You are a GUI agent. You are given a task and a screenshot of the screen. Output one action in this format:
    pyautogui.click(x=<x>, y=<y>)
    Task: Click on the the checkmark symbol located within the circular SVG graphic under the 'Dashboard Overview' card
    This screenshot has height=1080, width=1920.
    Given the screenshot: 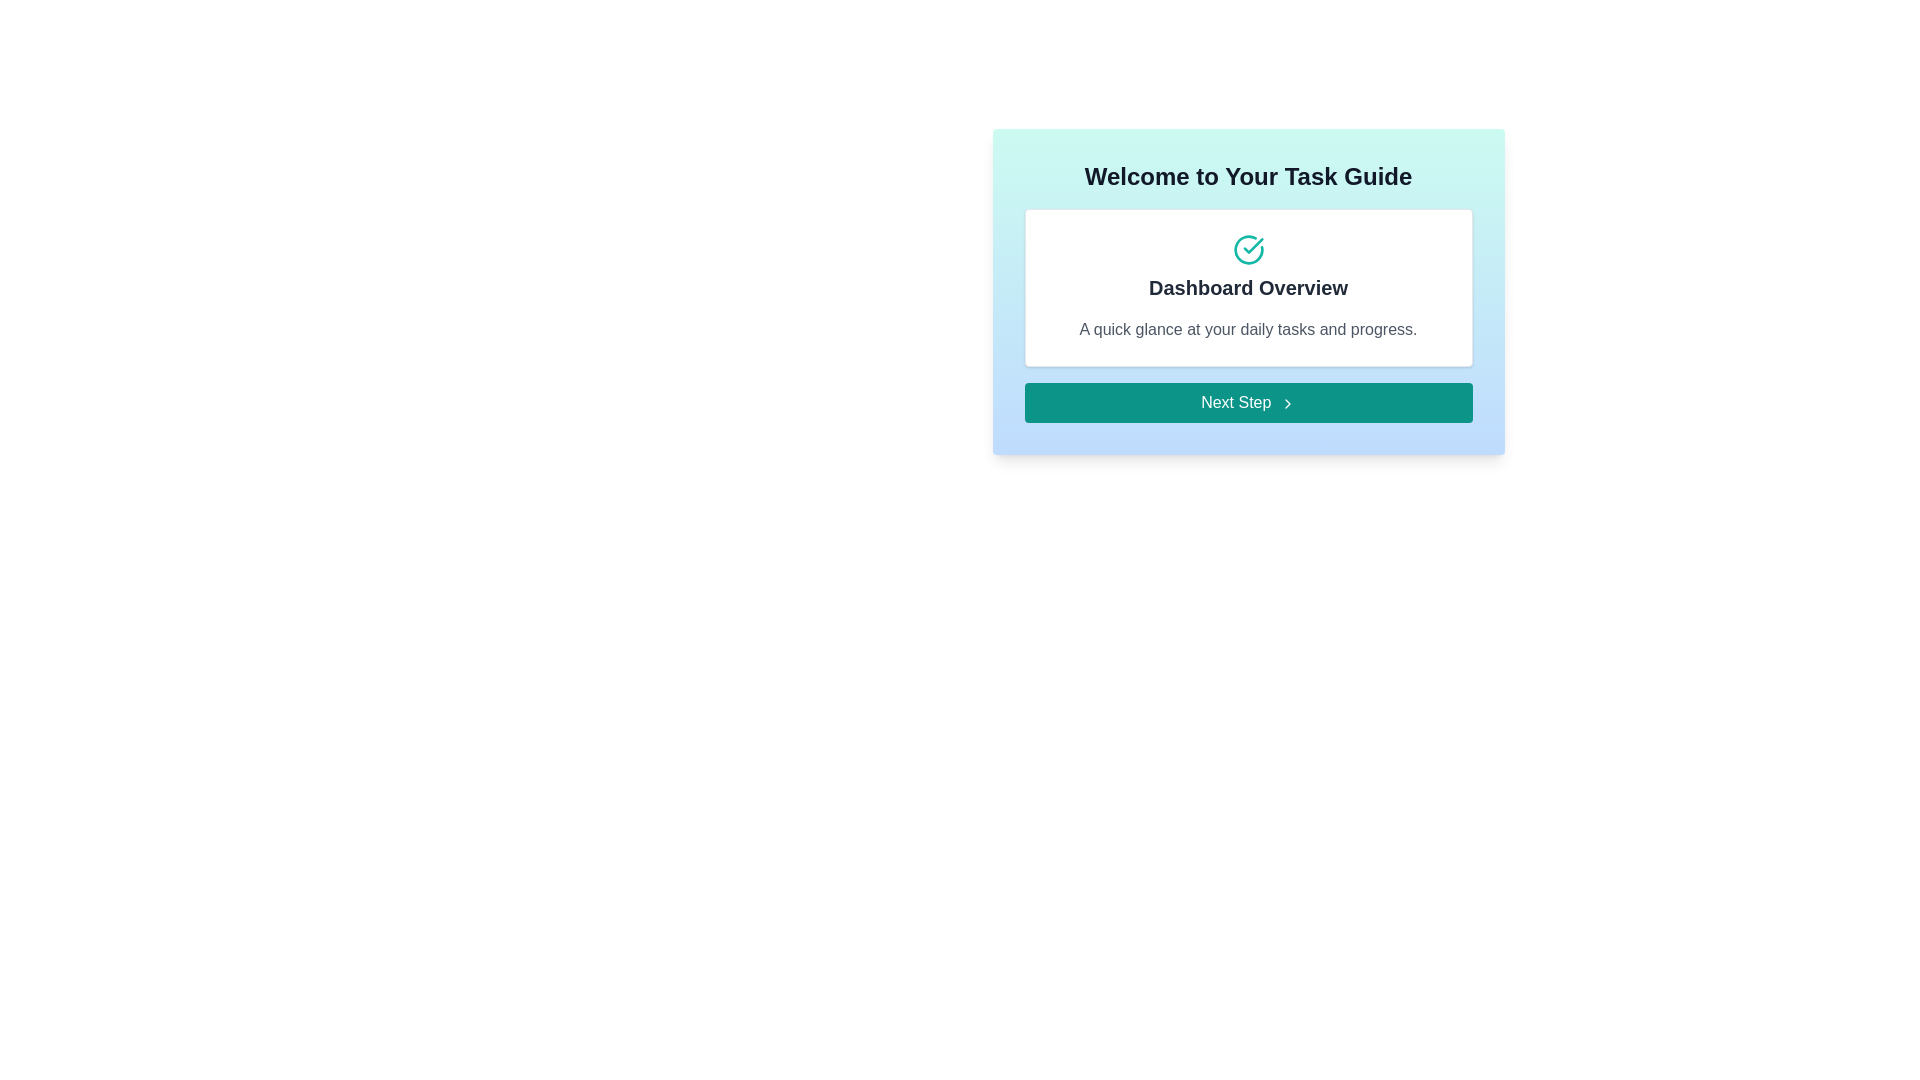 What is the action you would take?
    pyautogui.click(x=1252, y=245)
    